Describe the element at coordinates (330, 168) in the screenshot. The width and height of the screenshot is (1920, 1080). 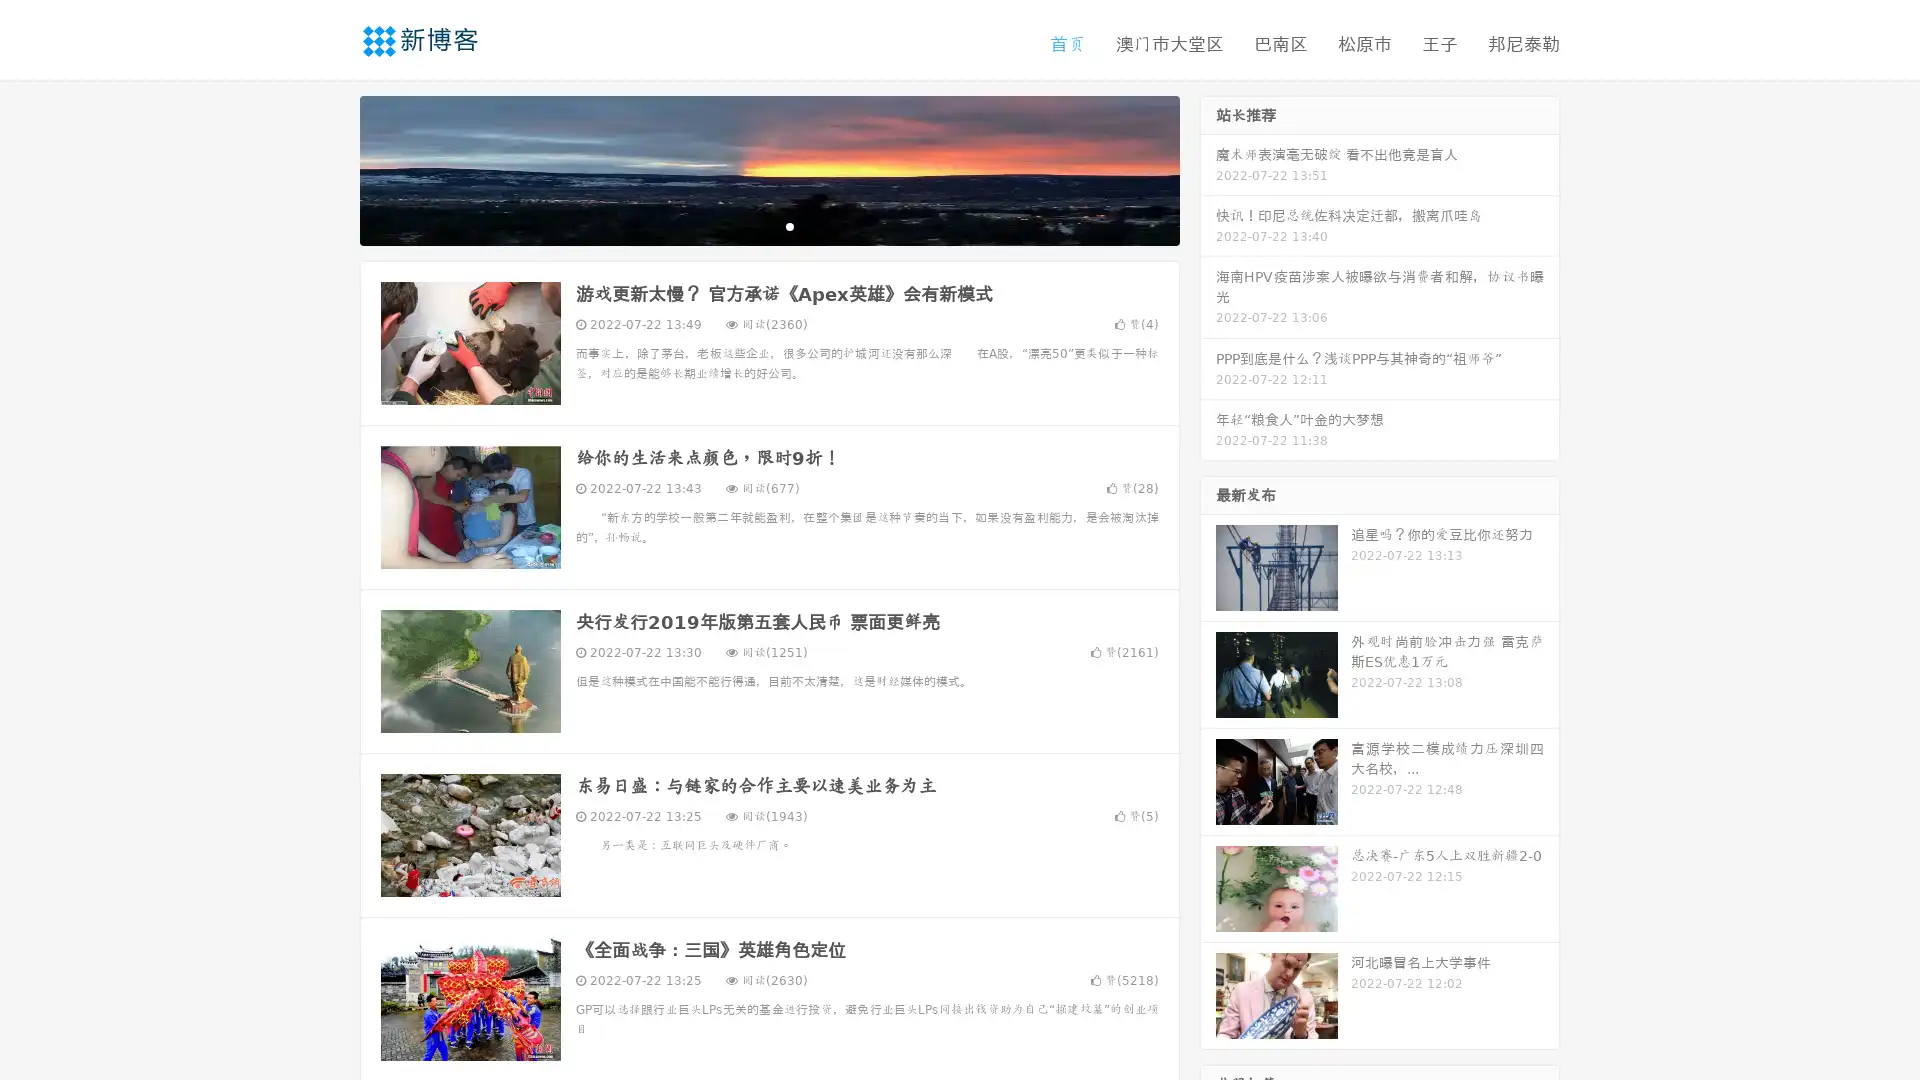
I see `Previous slide` at that location.